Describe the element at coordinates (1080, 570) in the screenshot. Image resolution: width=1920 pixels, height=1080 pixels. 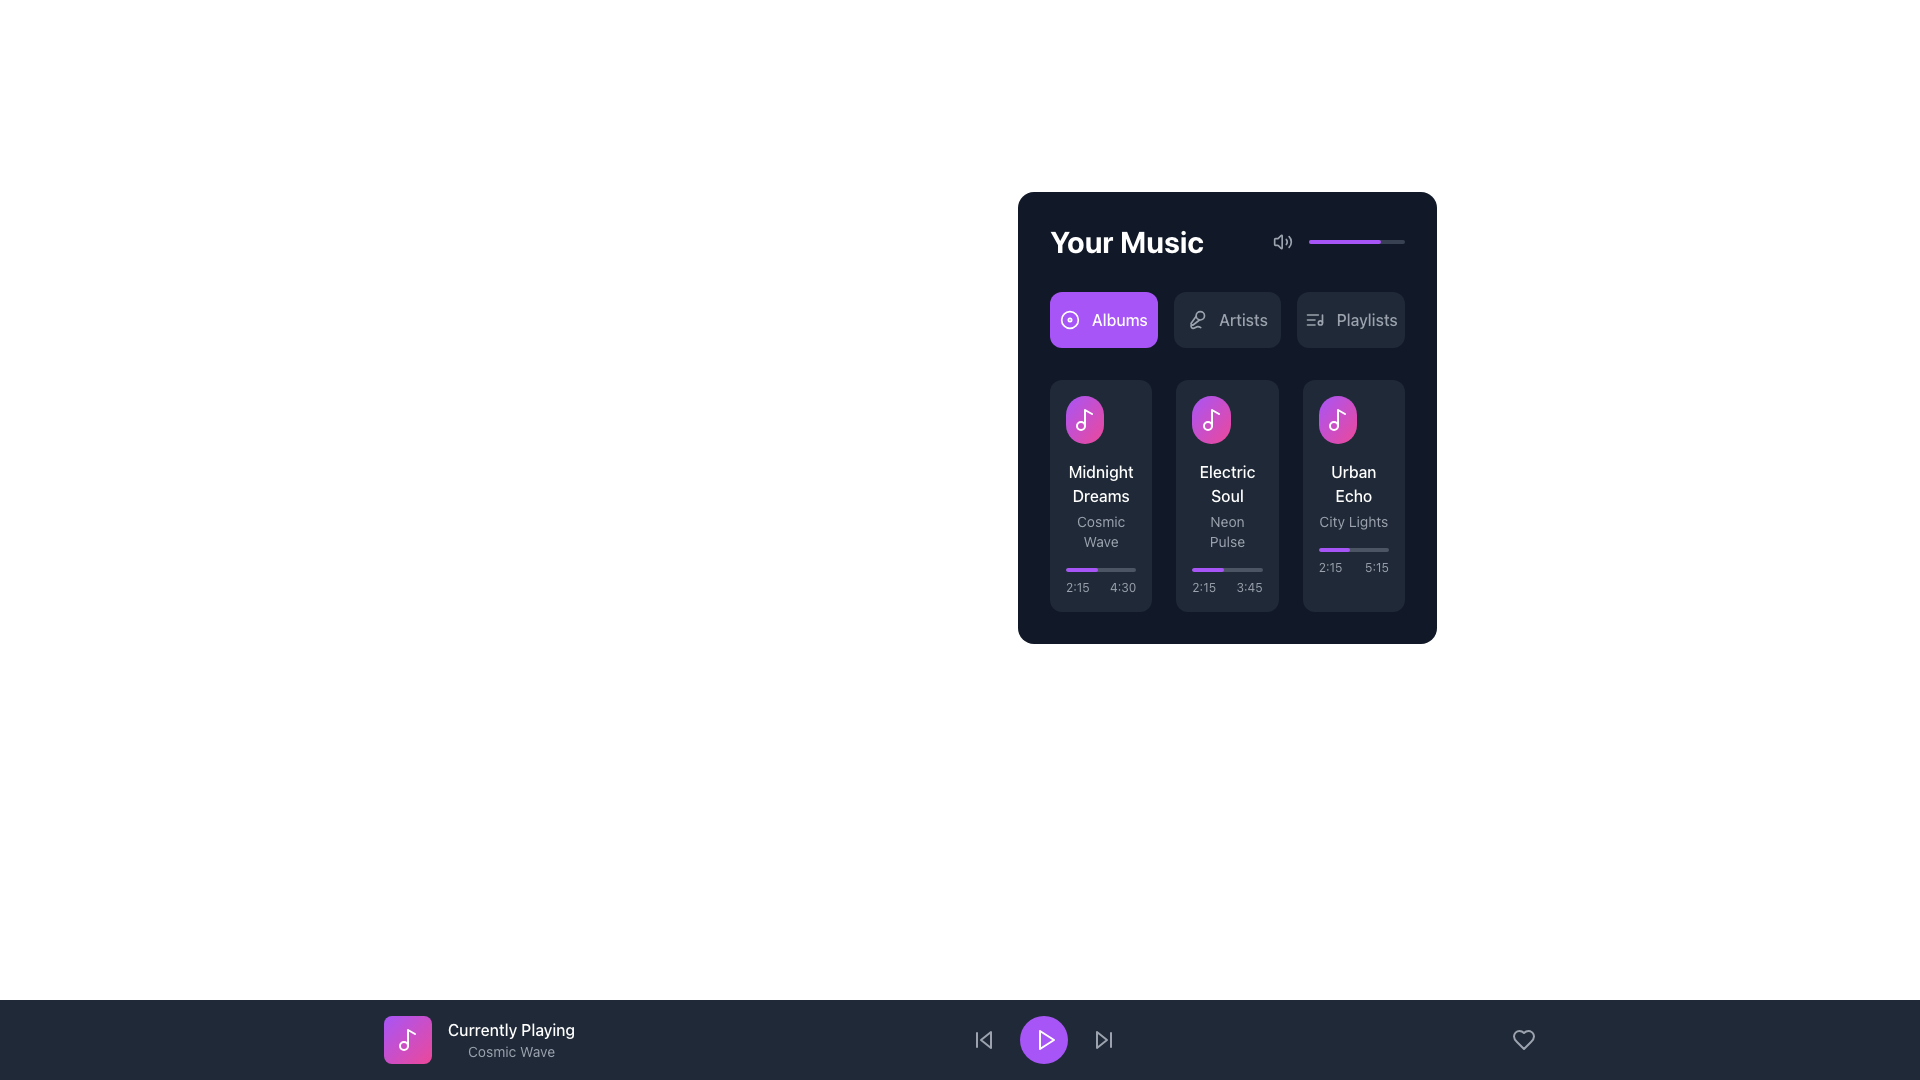
I see `the Progress Bar Fill element, which is a purple-filled horizontal bar located at the bottom section of the interface, indicating the progress of the currently playing music track` at that location.